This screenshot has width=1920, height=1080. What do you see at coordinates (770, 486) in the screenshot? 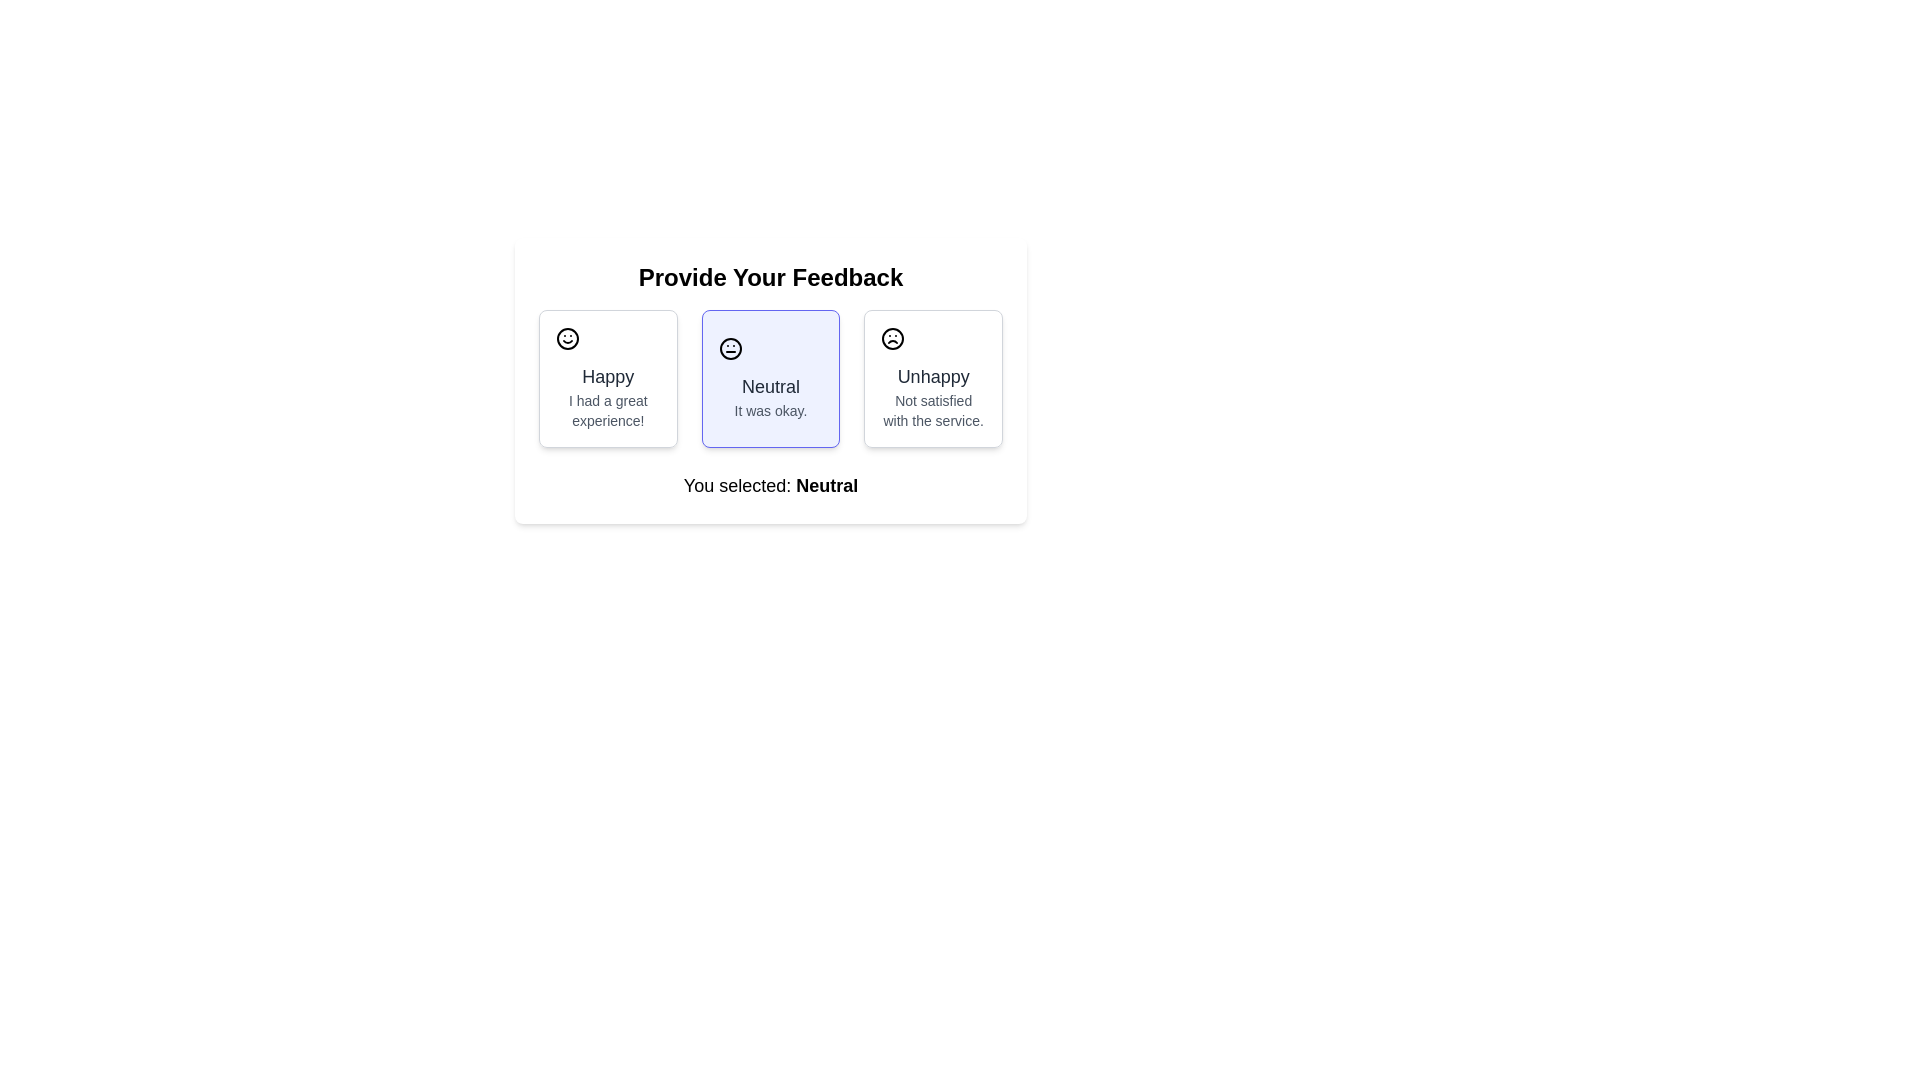
I see `the text label that confirms the user's selection as 'Neutral', located at the bottom section of the card interface` at bounding box center [770, 486].